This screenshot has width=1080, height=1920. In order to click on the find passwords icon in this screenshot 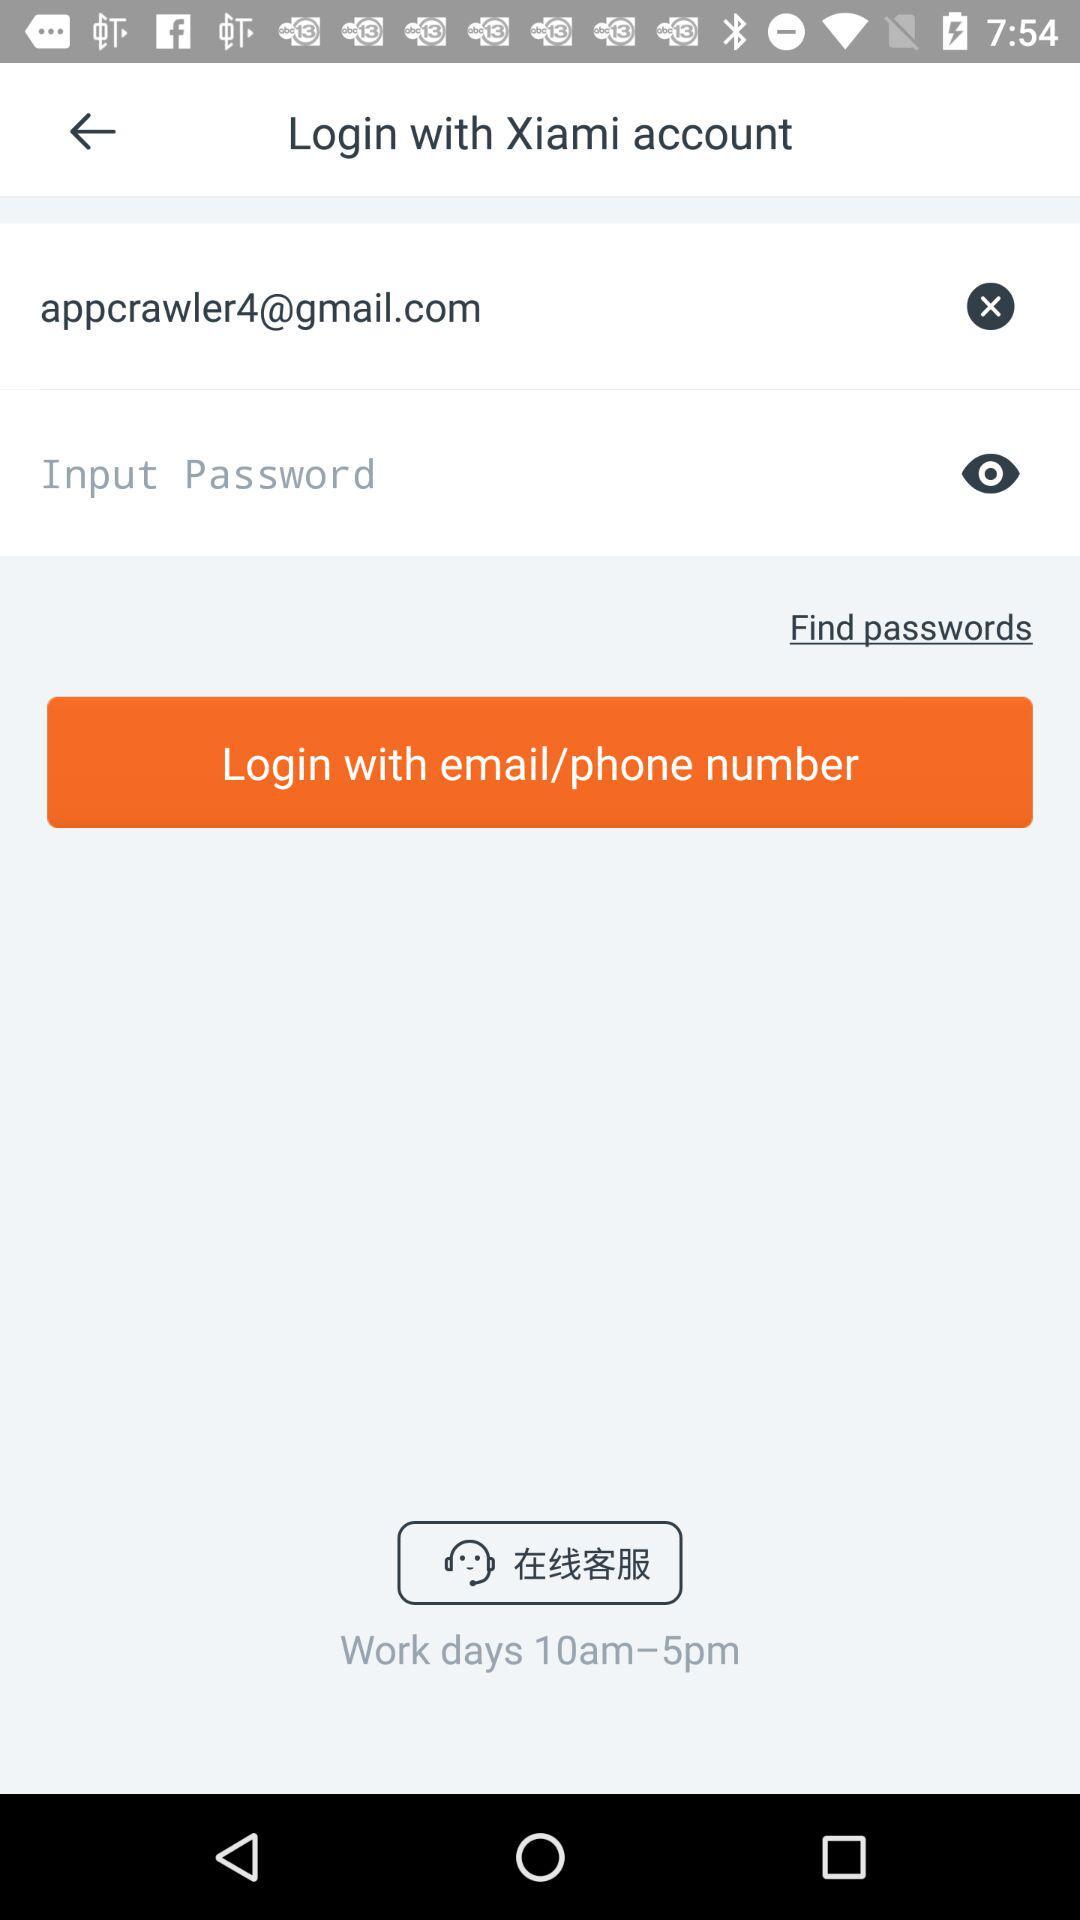, I will do `click(911, 625)`.